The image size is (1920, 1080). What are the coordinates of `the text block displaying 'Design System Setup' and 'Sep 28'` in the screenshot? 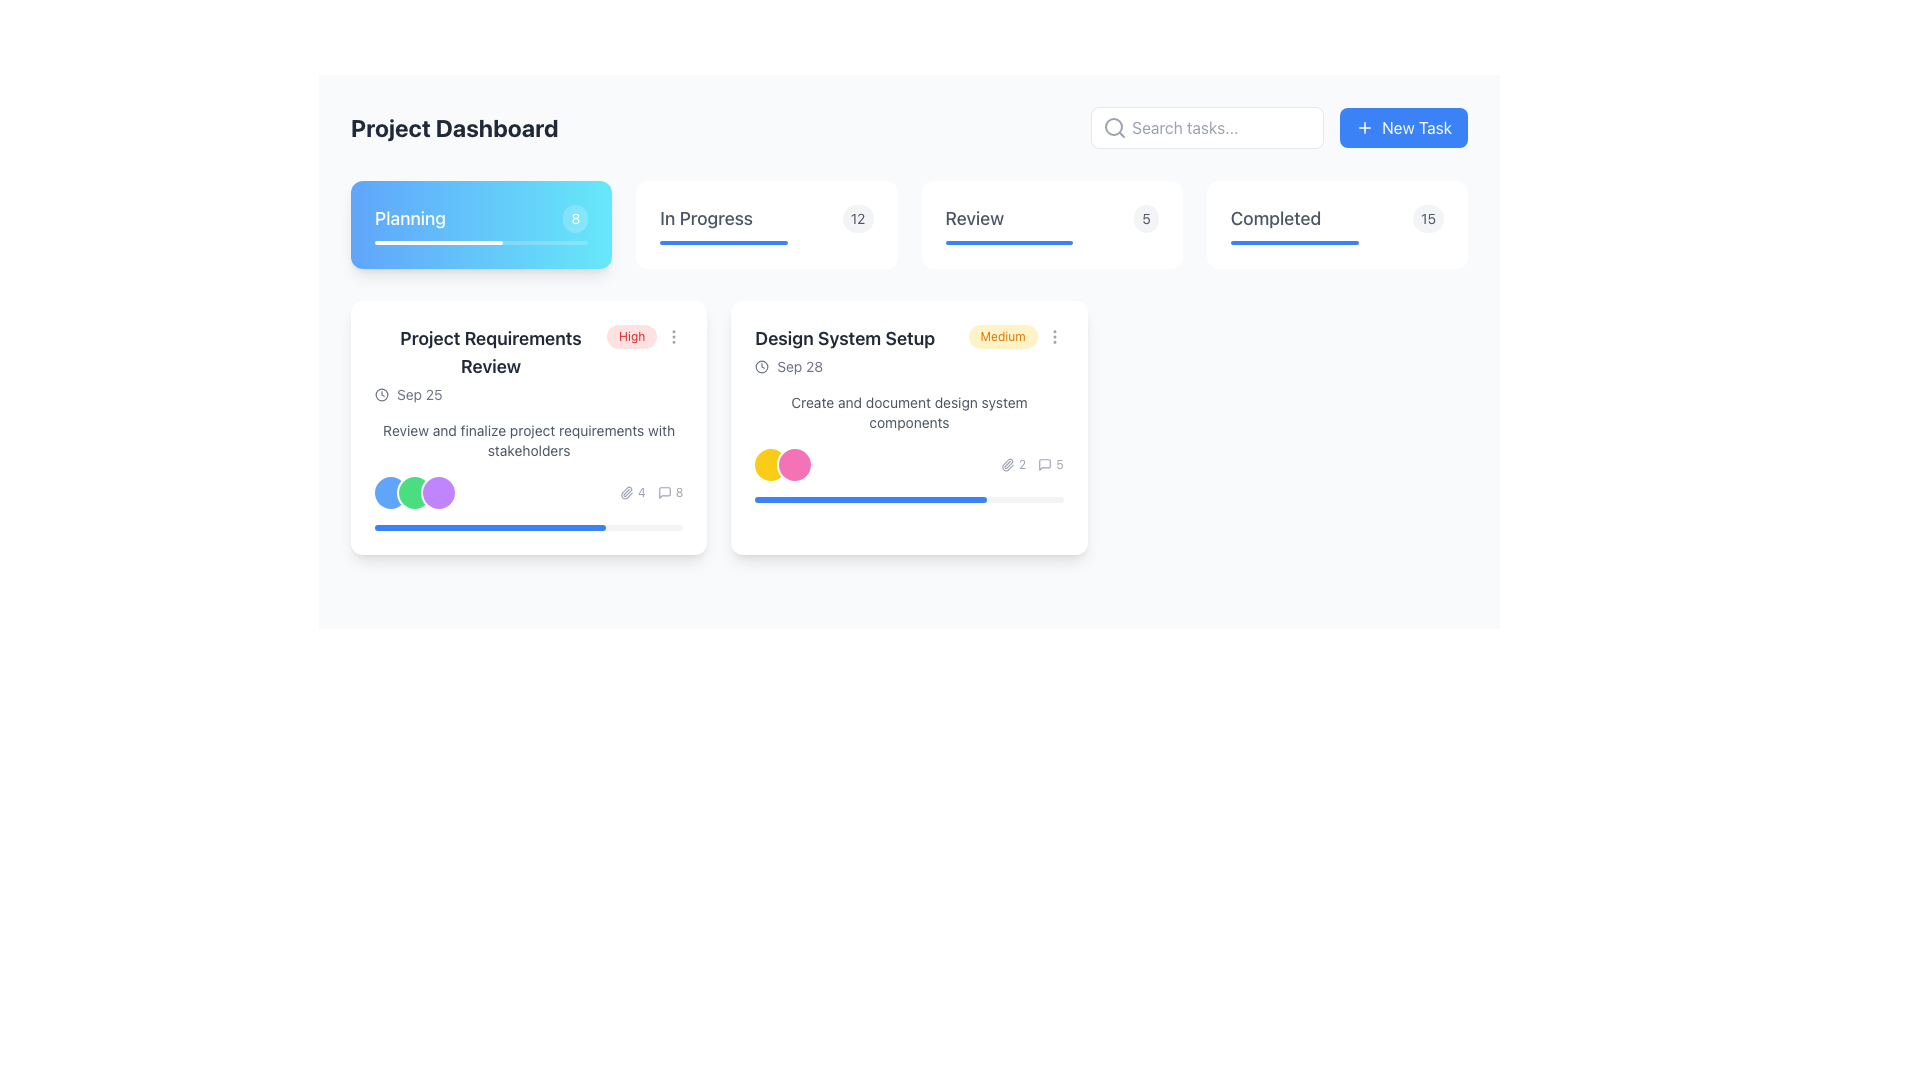 It's located at (845, 350).